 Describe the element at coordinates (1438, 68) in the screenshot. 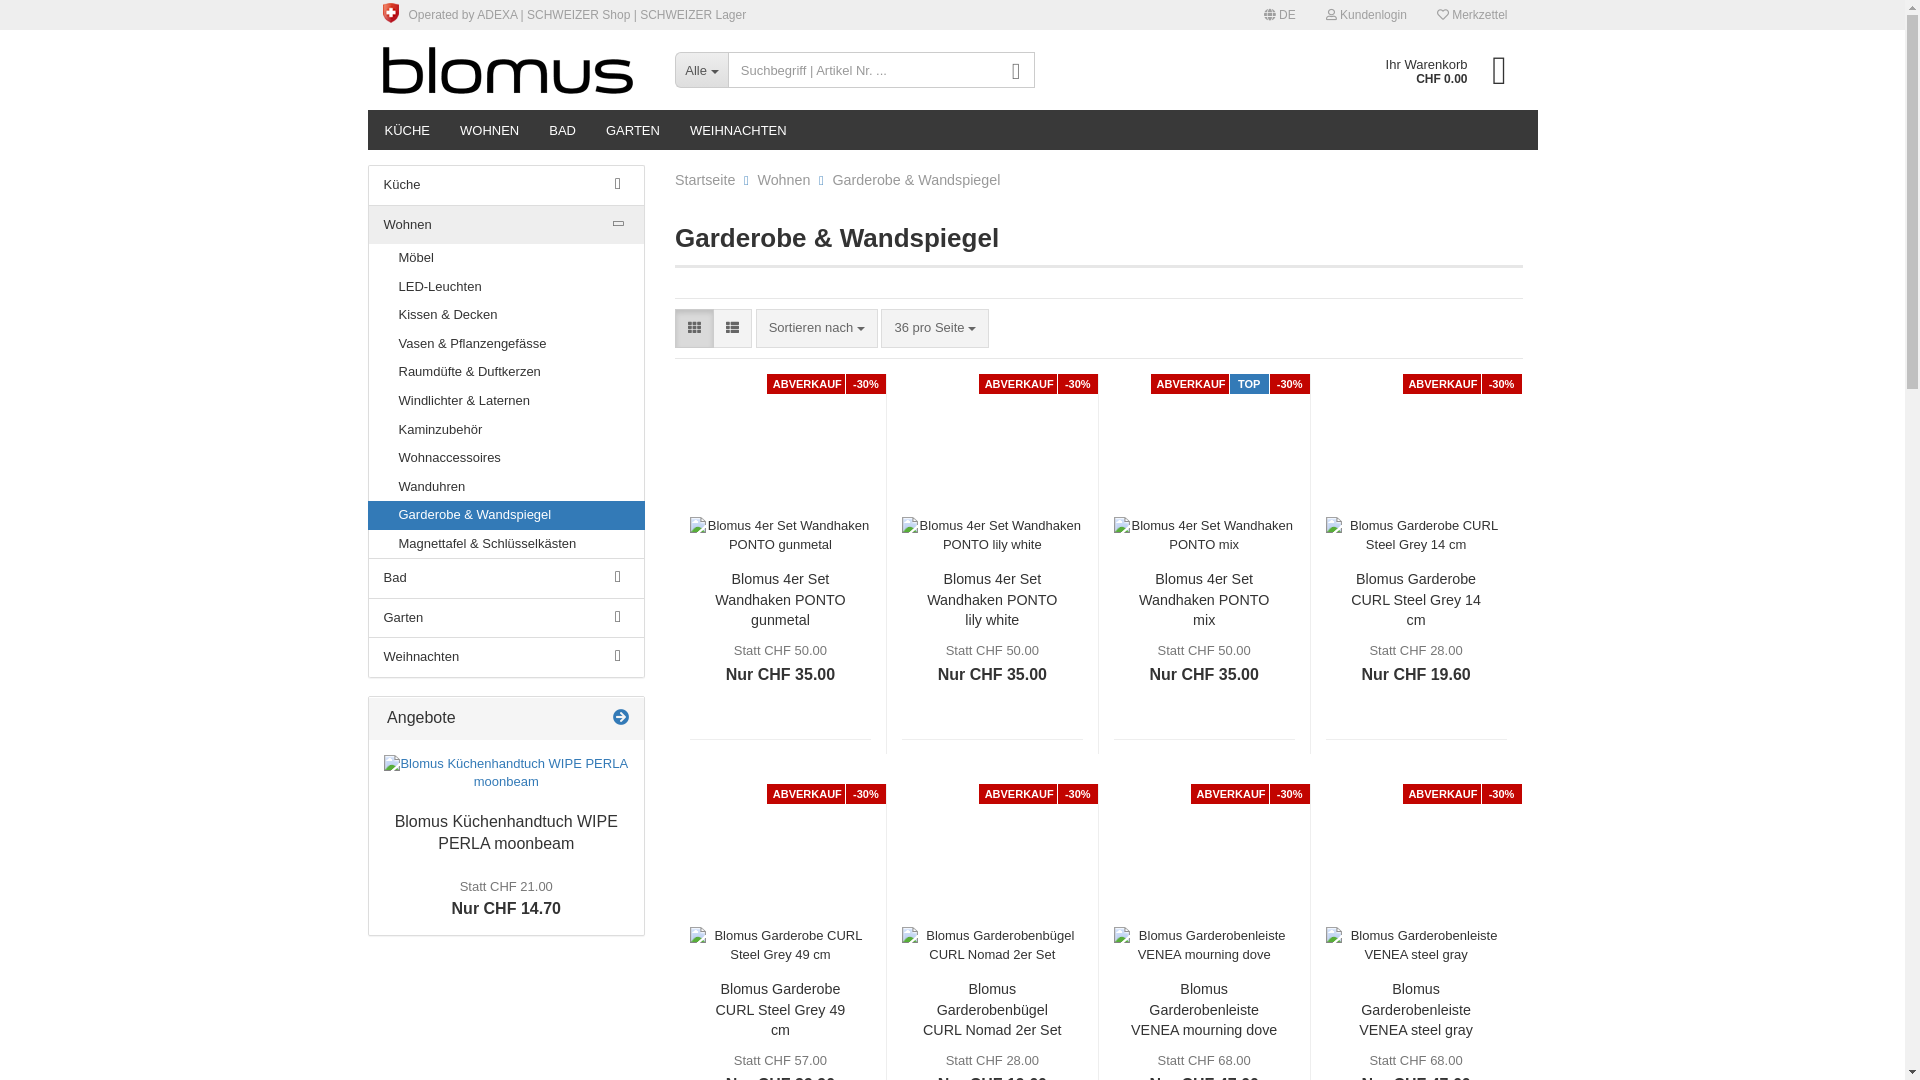

I see `'Ihr Warenkorb` at that location.